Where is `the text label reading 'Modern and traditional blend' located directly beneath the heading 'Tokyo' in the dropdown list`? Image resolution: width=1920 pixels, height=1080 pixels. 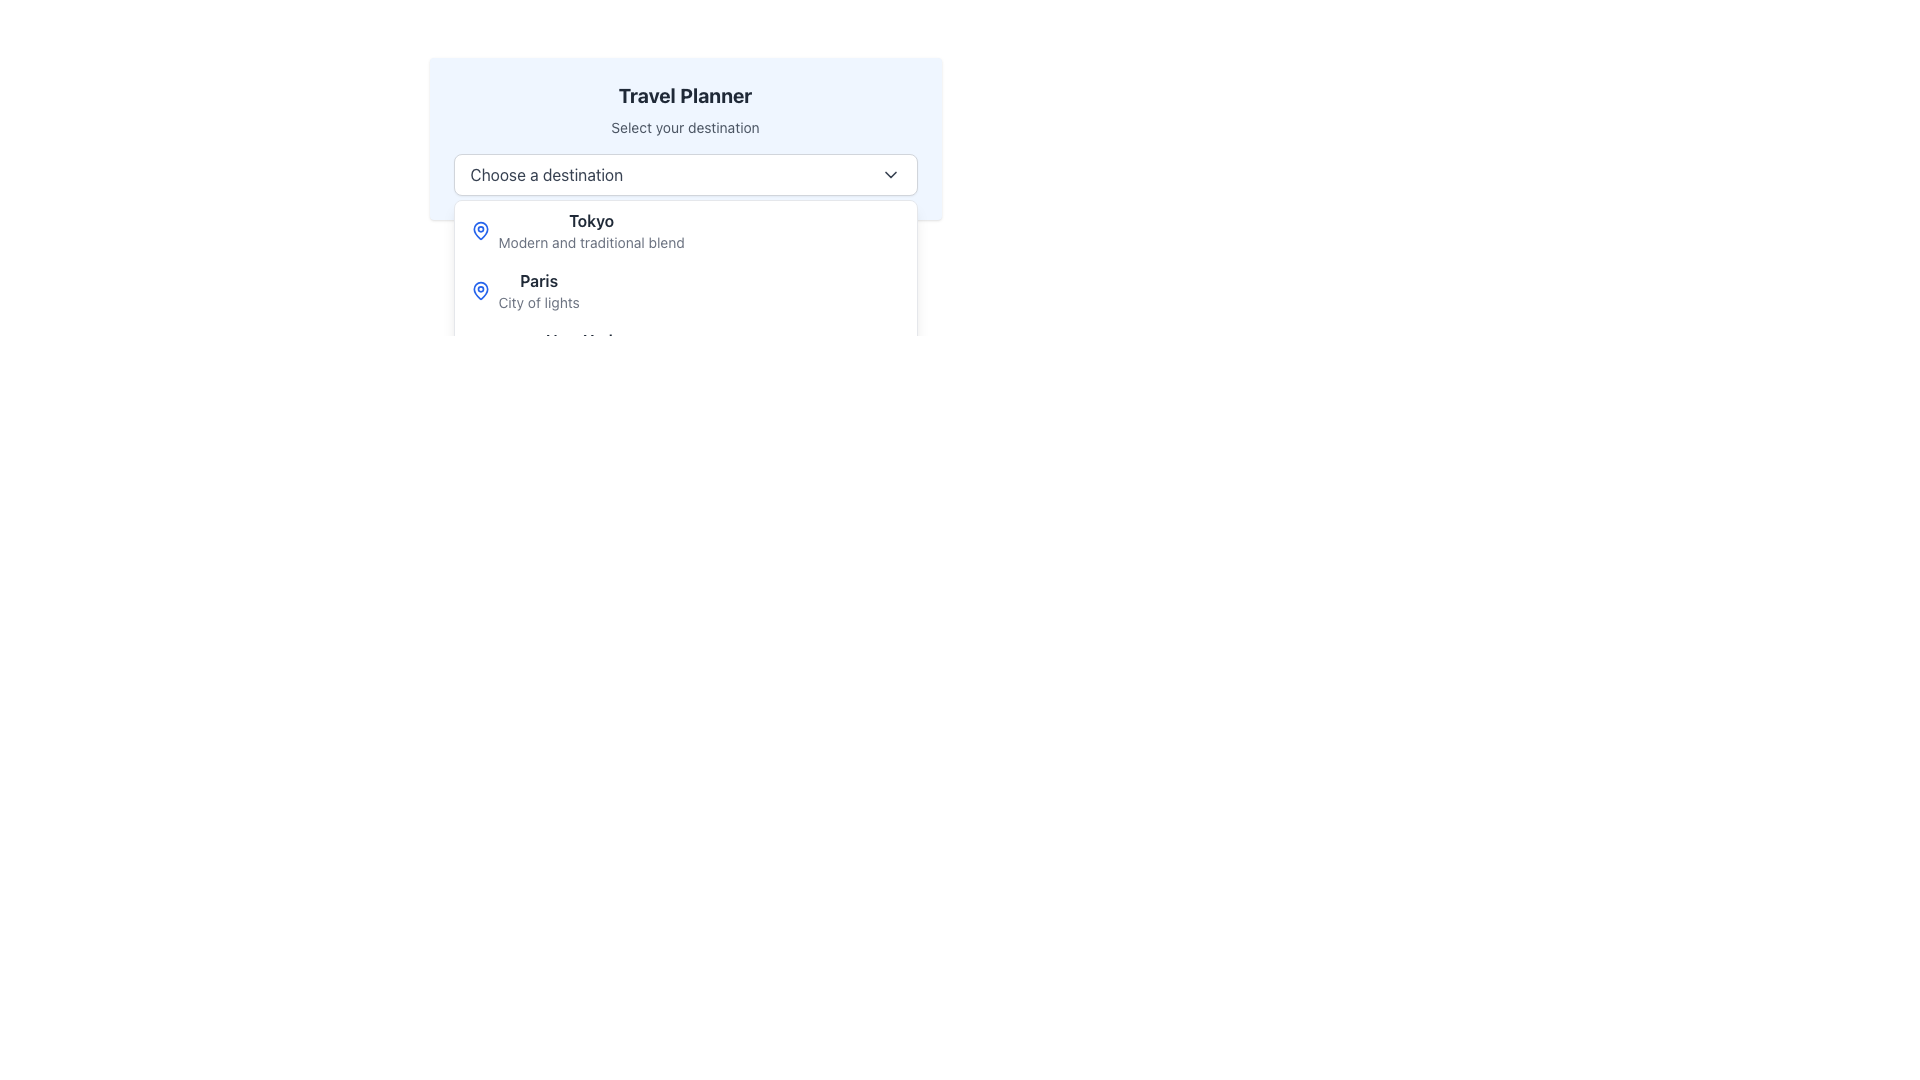 the text label reading 'Modern and traditional blend' located directly beneath the heading 'Tokyo' in the dropdown list is located at coordinates (590, 242).